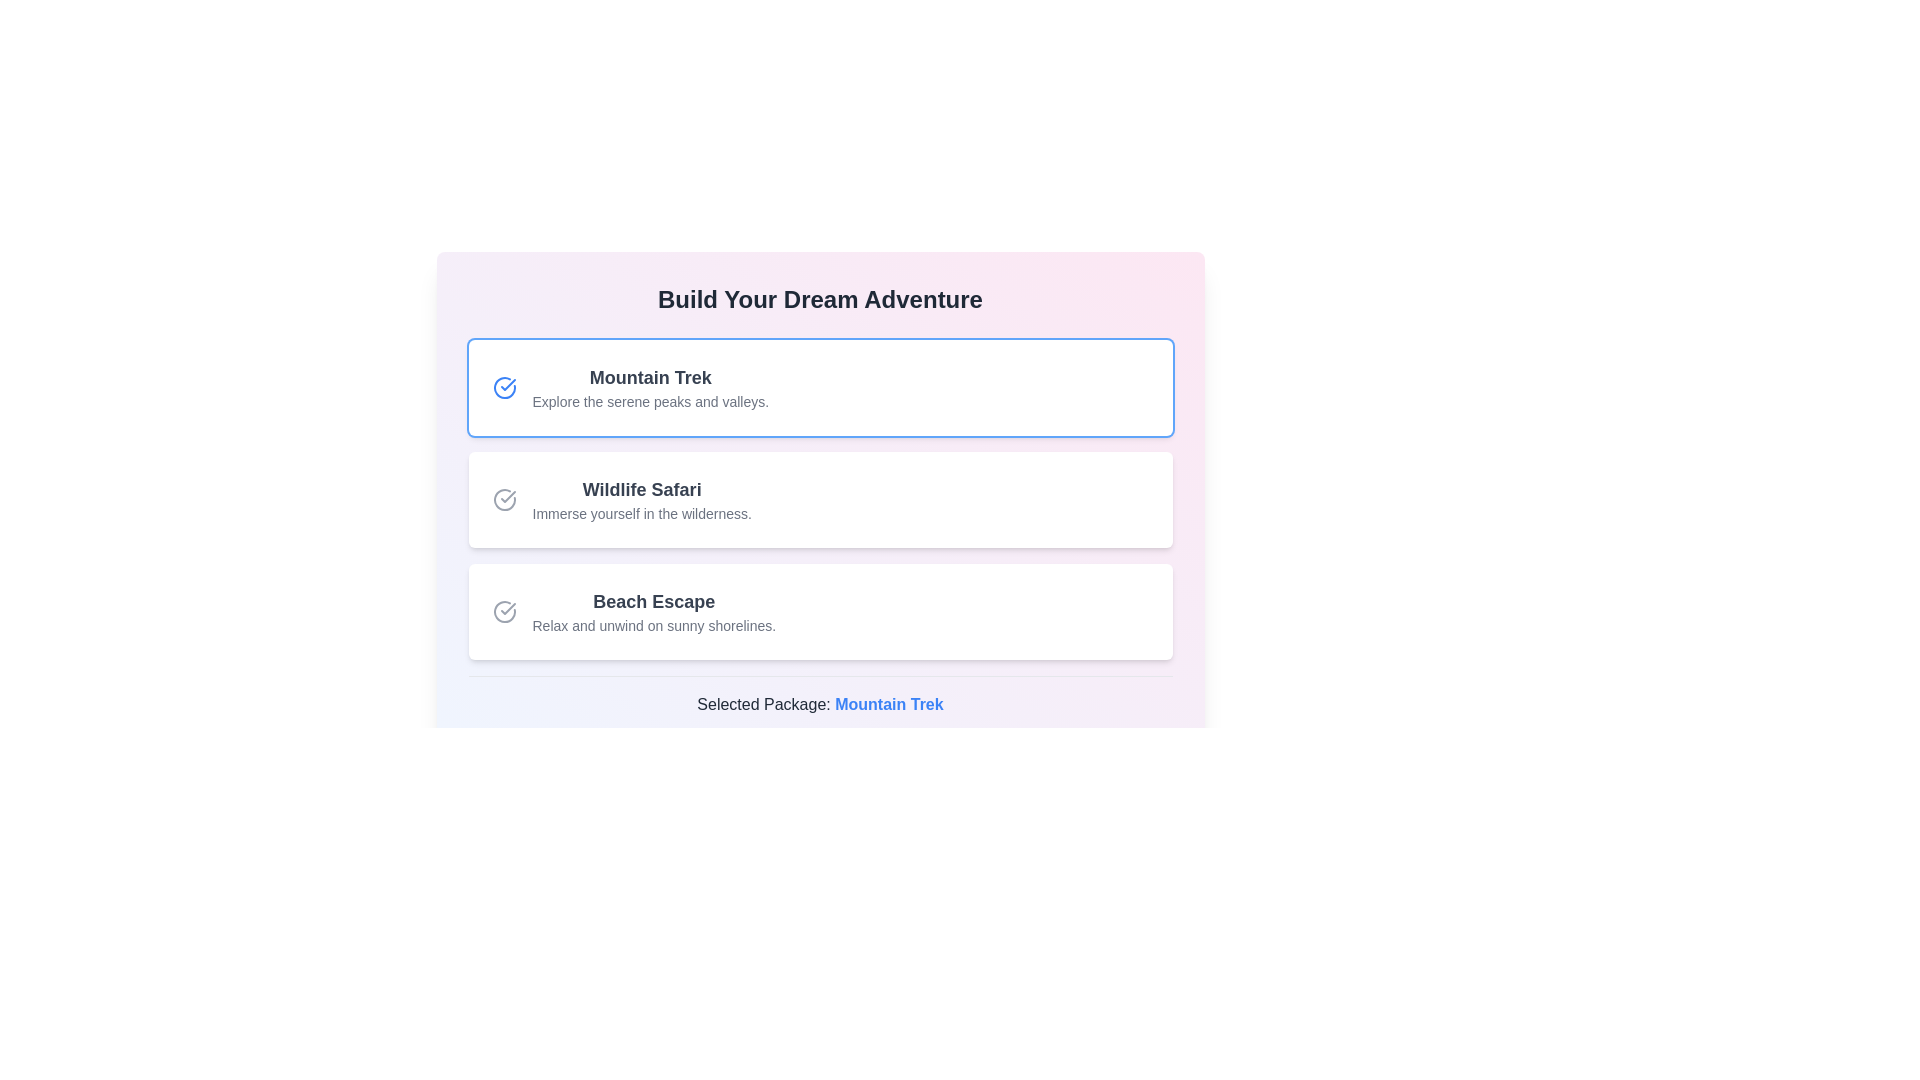 The width and height of the screenshot is (1920, 1080). Describe the element at coordinates (642, 489) in the screenshot. I see `the text label 'Wildlife Safari', which is prominently displayed in a larger, bold font and gray color, positioned above the subtitle in the second card under 'Build Your Dream Adventure'` at that location.